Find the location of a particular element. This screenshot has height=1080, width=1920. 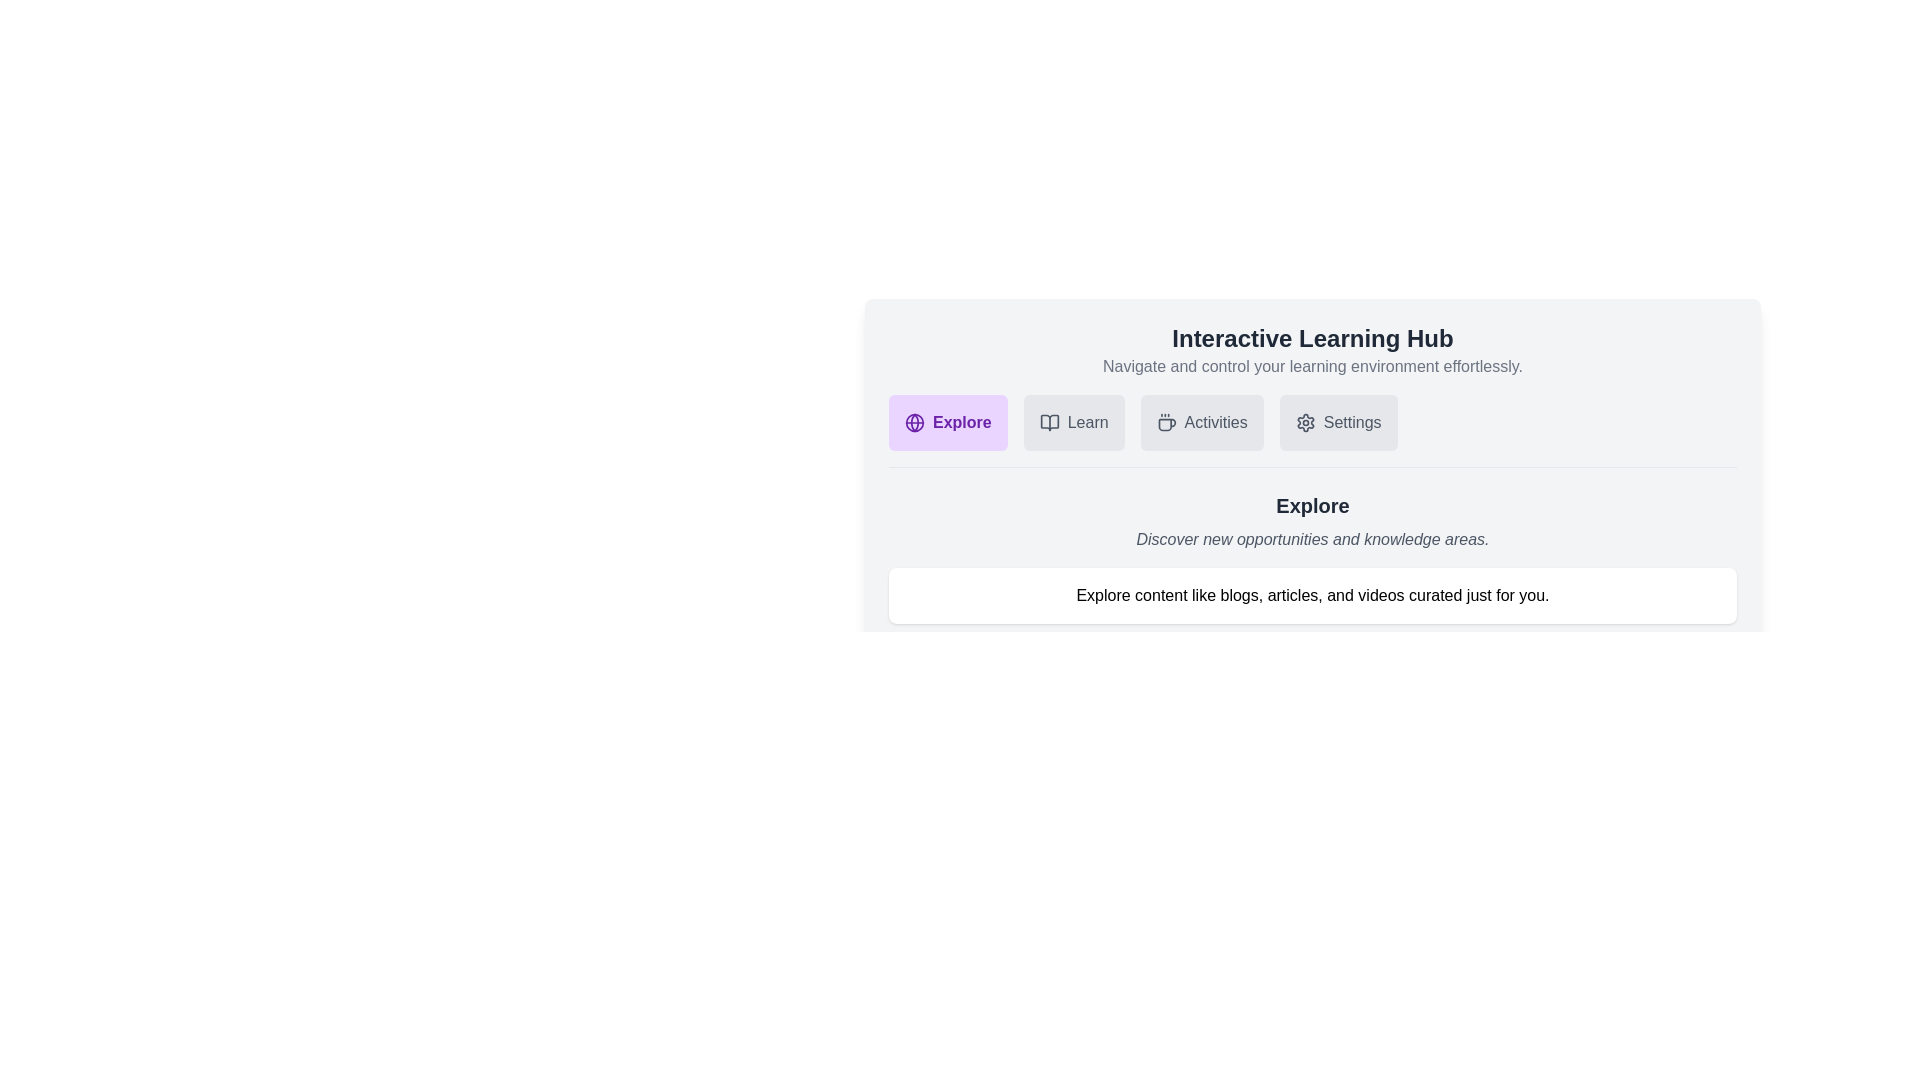

the informational text block that reads 'Explore content like blogs, articles, and videos curated just for you.' is located at coordinates (1313, 595).